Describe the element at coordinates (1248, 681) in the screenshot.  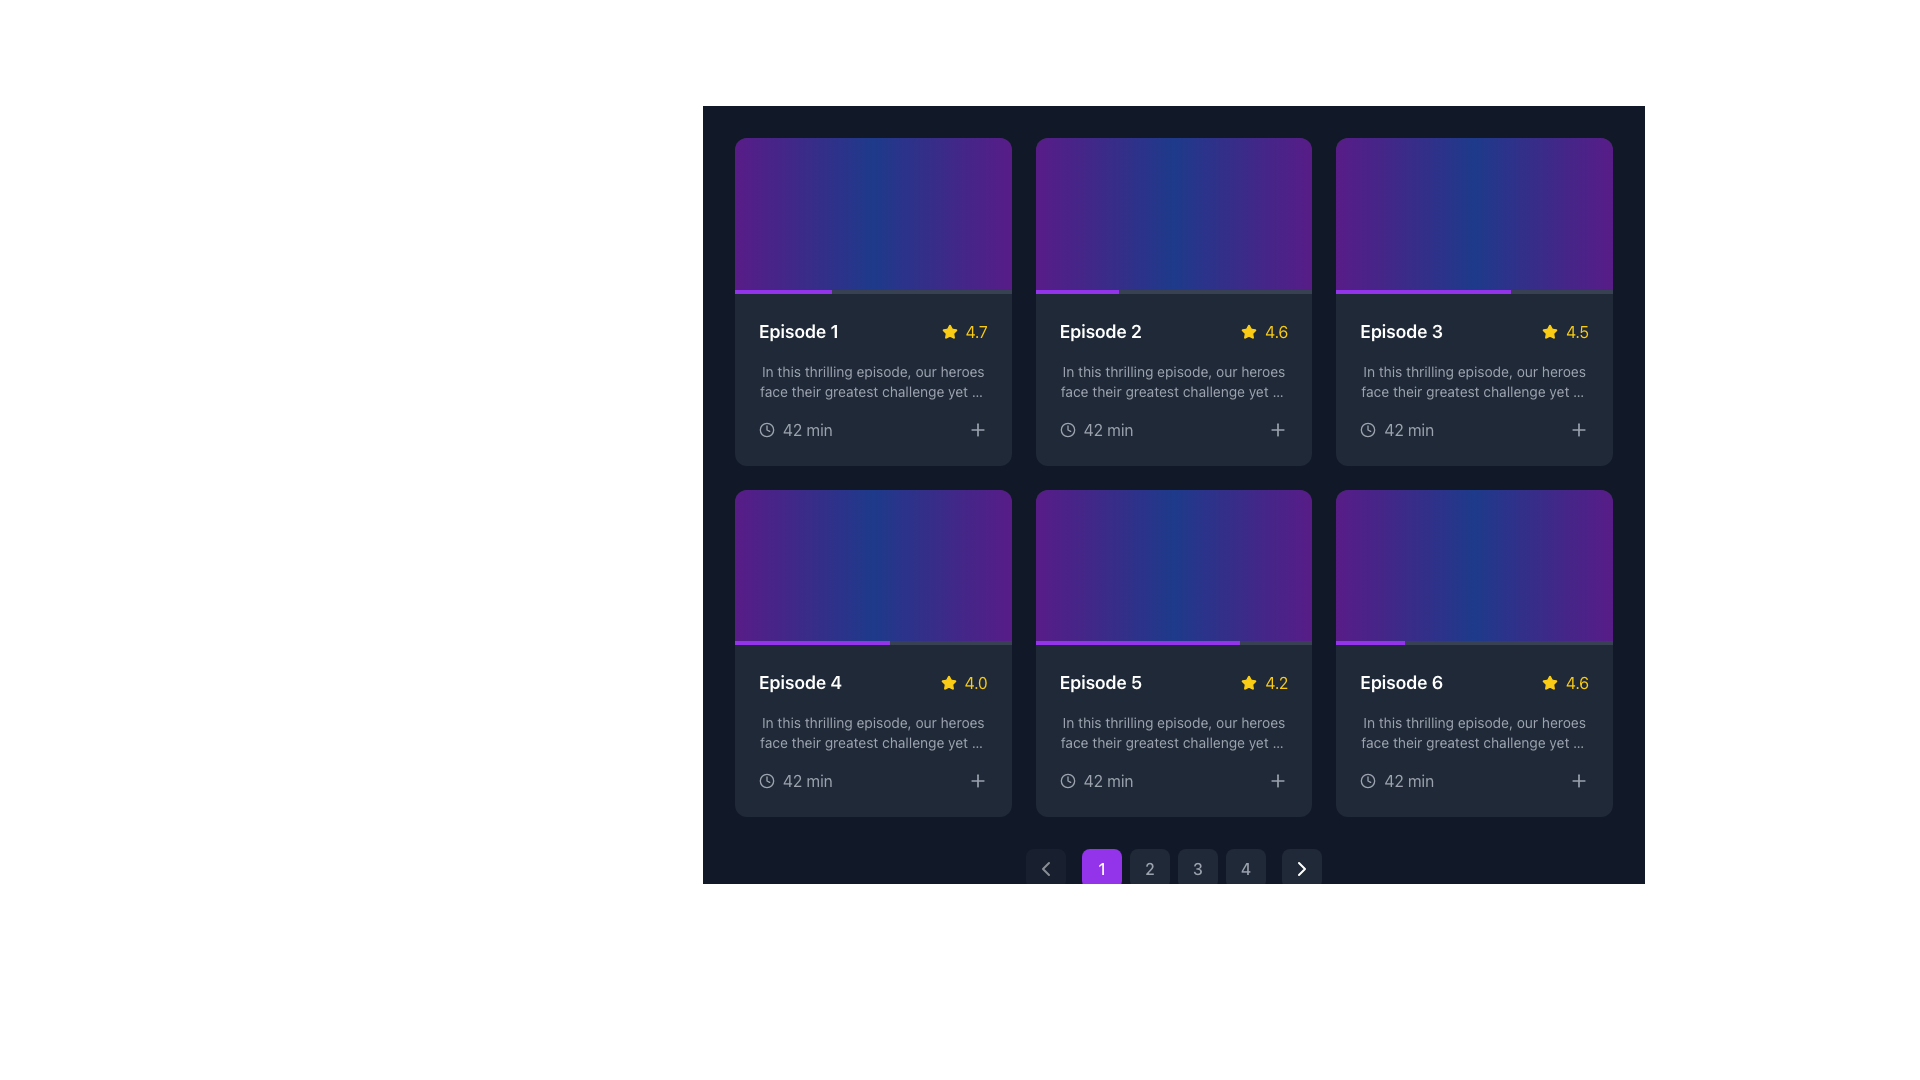
I see `yellow star icon representing ratings, located next to the numerical rating '4.2' in the card labeled 'Episode 5'` at that location.